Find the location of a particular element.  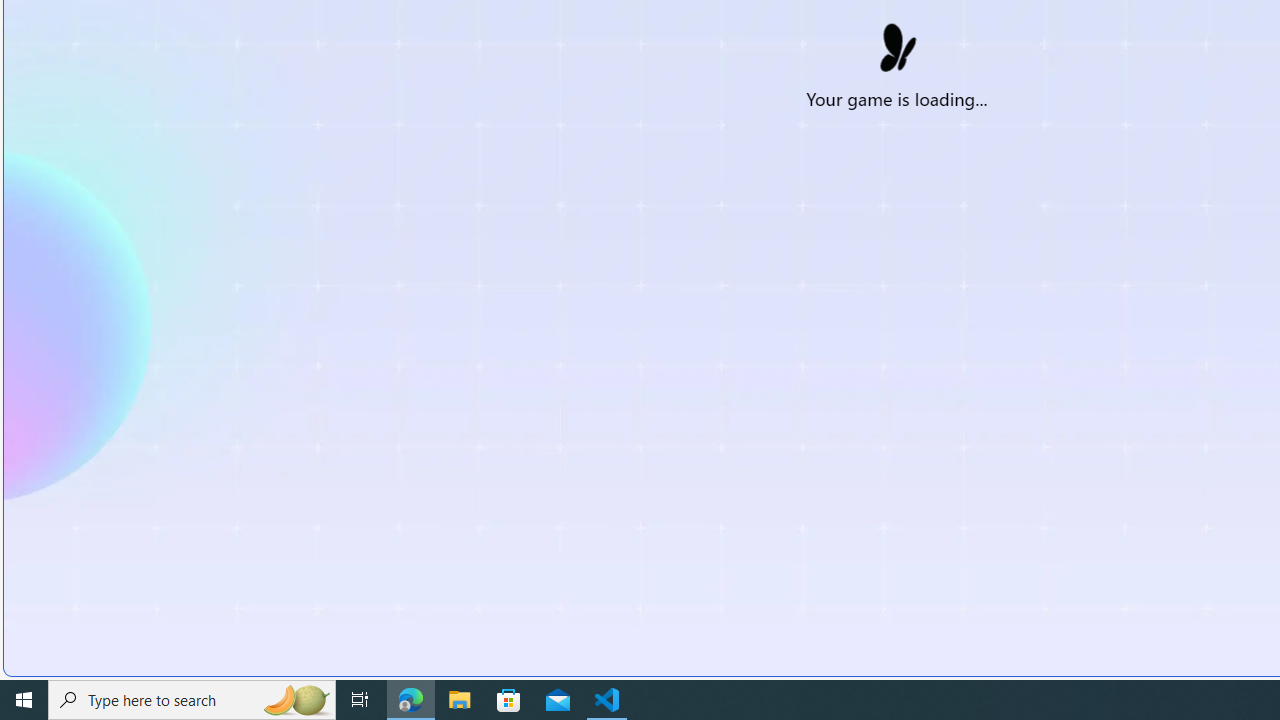

'Class: image' is located at coordinates (896, 41).